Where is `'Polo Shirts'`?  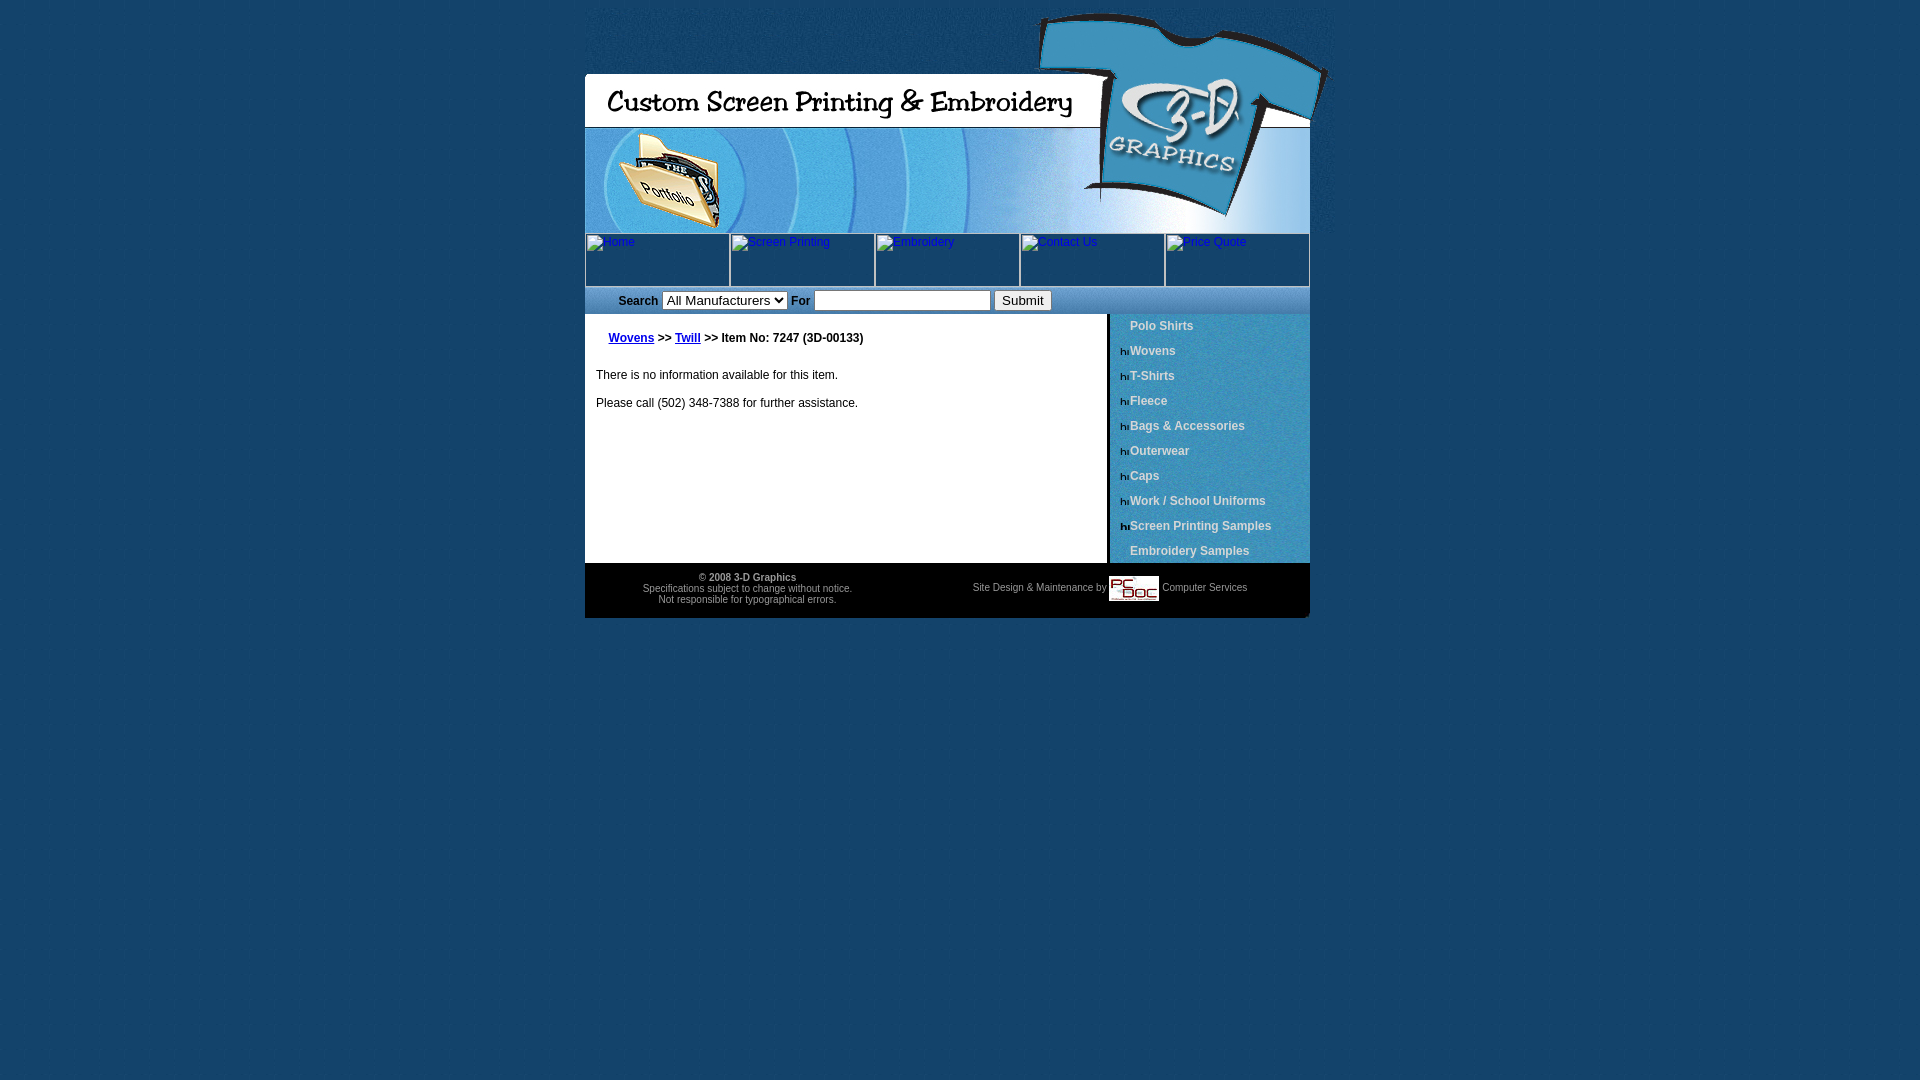 'Polo Shirts' is located at coordinates (1161, 325).